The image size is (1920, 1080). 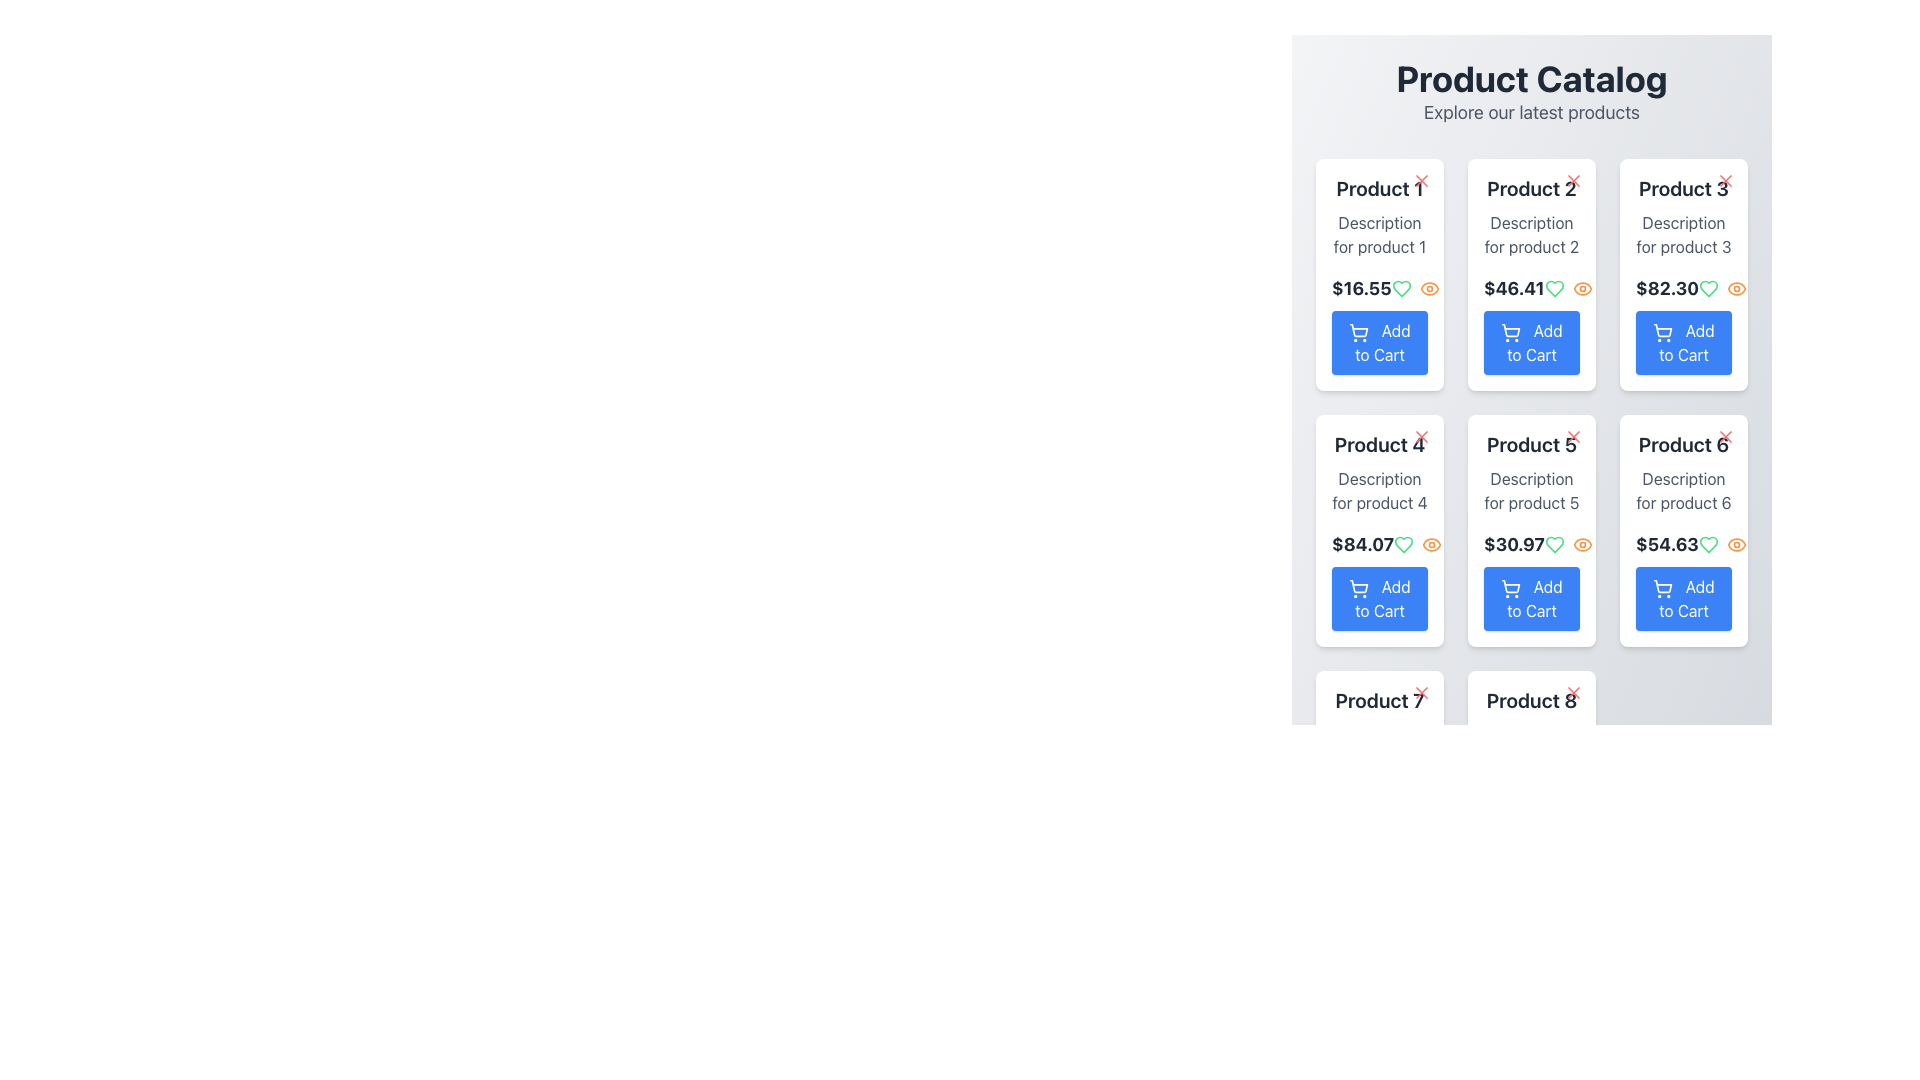 What do you see at coordinates (1568, 544) in the screenshot?
I see `the eye icon on the right side of the icon group, which is styled in orange` at bounding box center [1568, 544].